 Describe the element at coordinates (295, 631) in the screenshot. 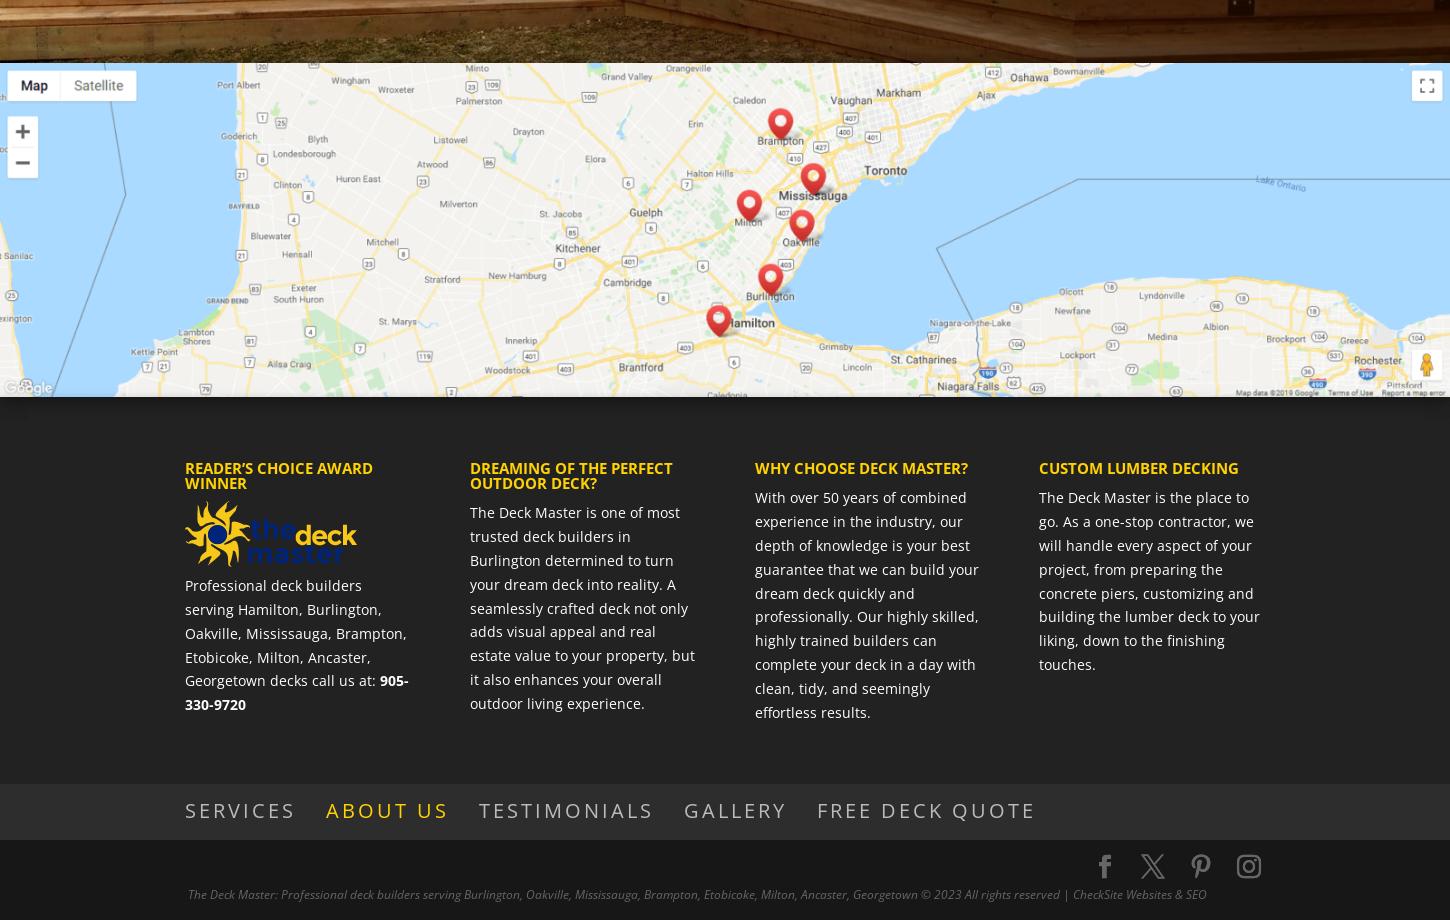

I see `'Professional deck builders serving Hamilton, Burlington, Oakville, Mississauga, Brampton, Etobicoke, Milton, Ancaster, Georgetown decks call us at:'` at that location.